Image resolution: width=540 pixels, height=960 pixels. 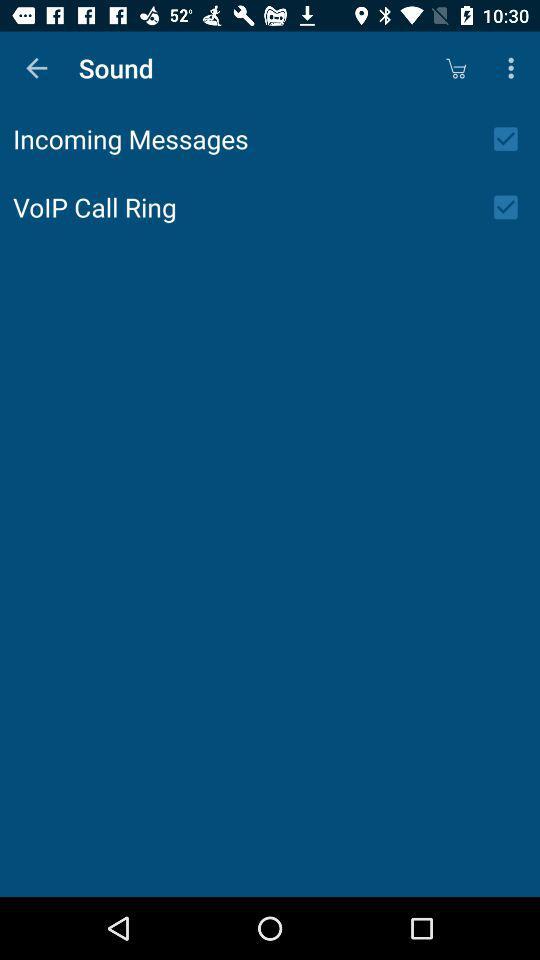 I want to click on the item above incoming messages item, so click(x=36, y=68).